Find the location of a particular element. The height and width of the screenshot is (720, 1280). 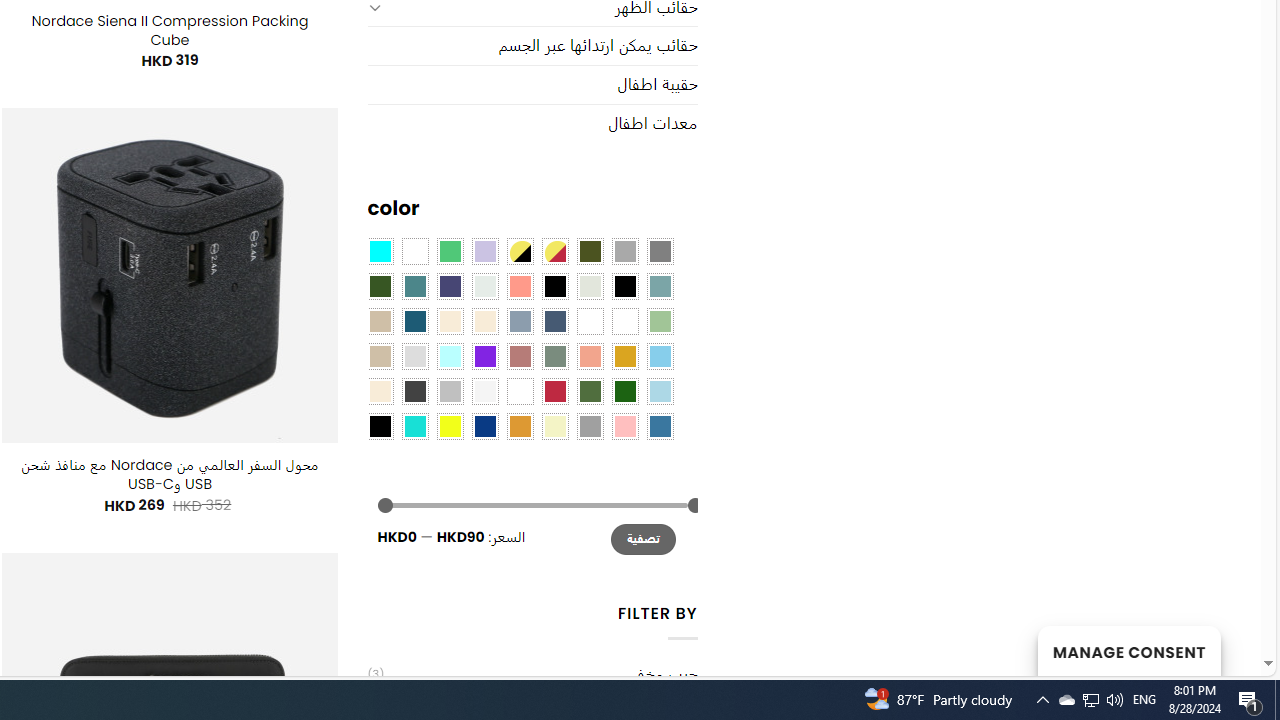

'Light-Gray' is located at coordinates (413, 354).